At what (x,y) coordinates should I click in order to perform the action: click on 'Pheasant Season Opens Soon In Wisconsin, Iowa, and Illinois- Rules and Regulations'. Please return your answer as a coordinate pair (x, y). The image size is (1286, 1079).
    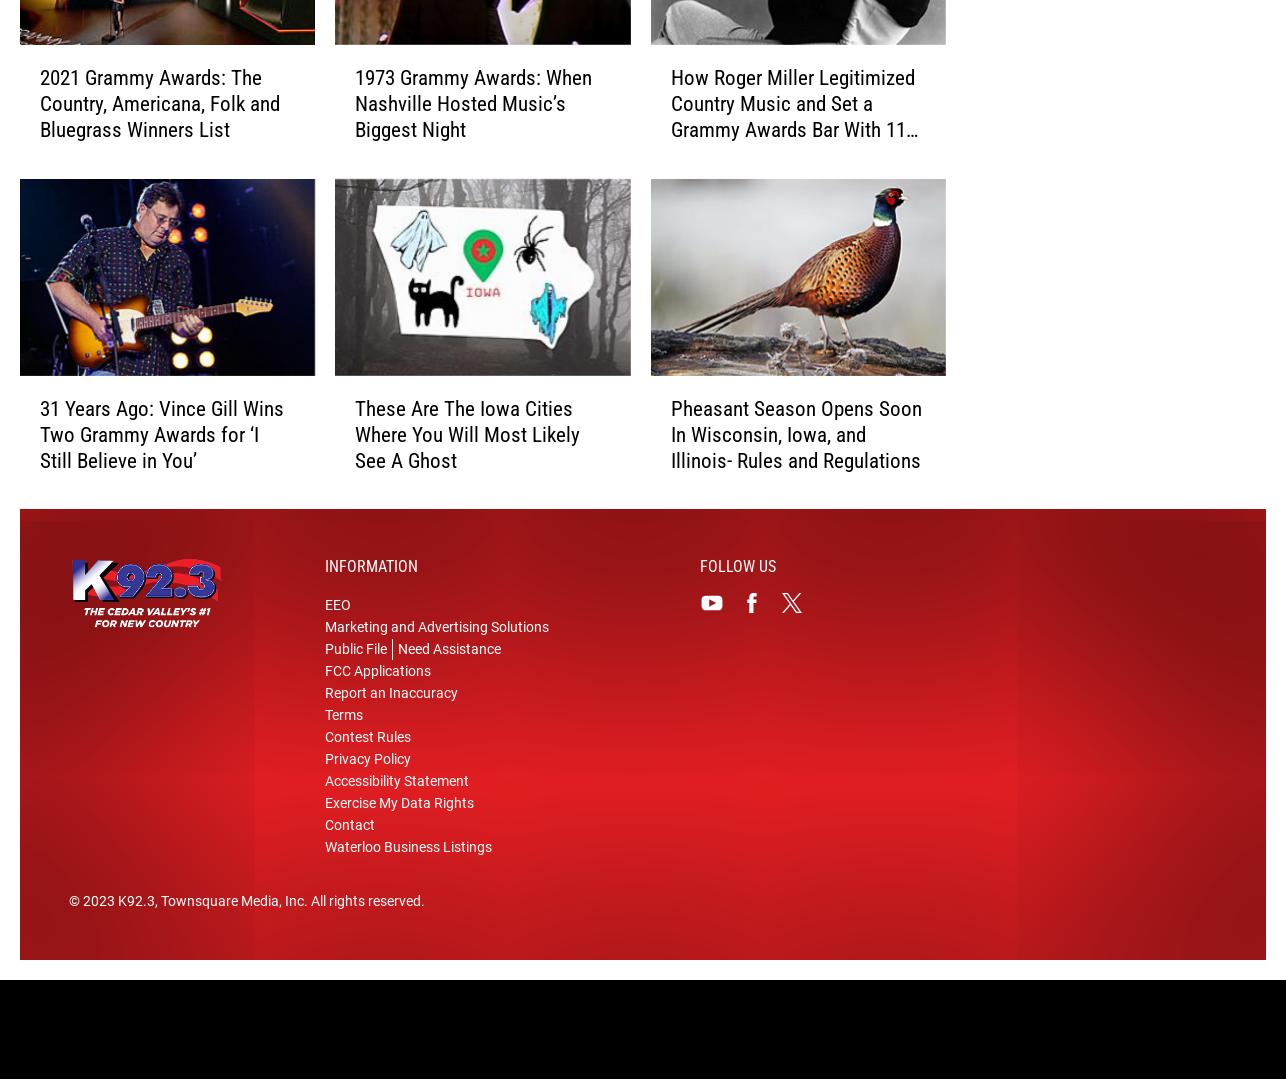
    Looking at the image, I should click on (795, 465).